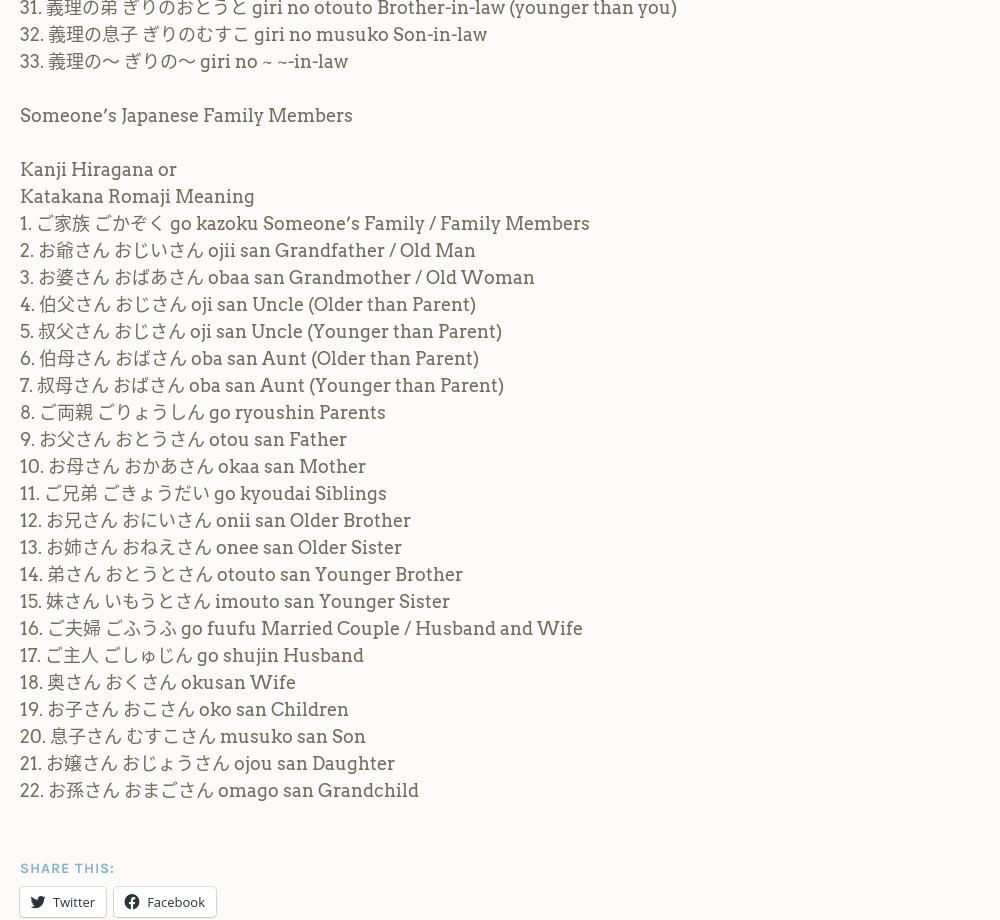  What do you see at coordinates (253, 33) in the screenshot?
I see `'32.	義理の息子	ぎりのむすこ	giri no musuko	Son-in-law'` at bounding box center [253, 33].